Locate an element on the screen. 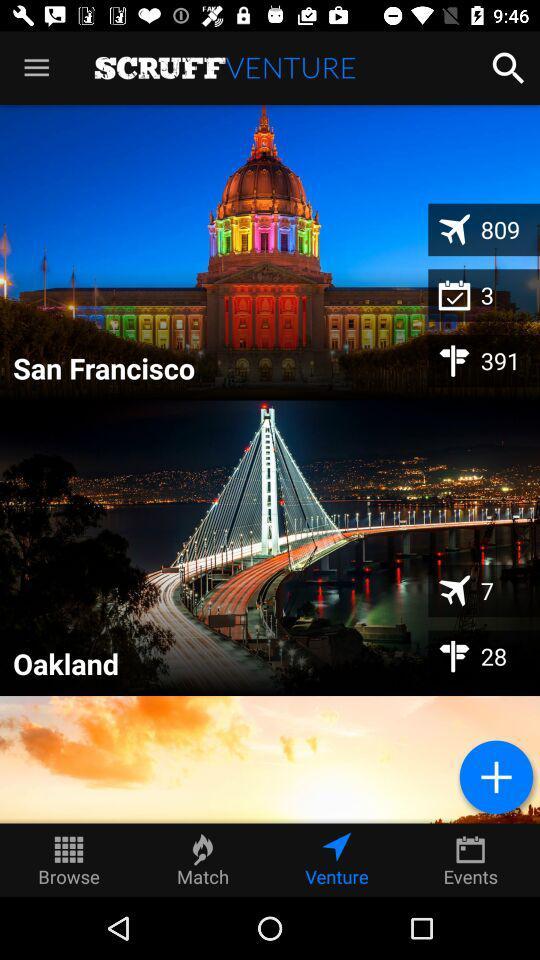  the add icon is located at coordinates (495, 776).